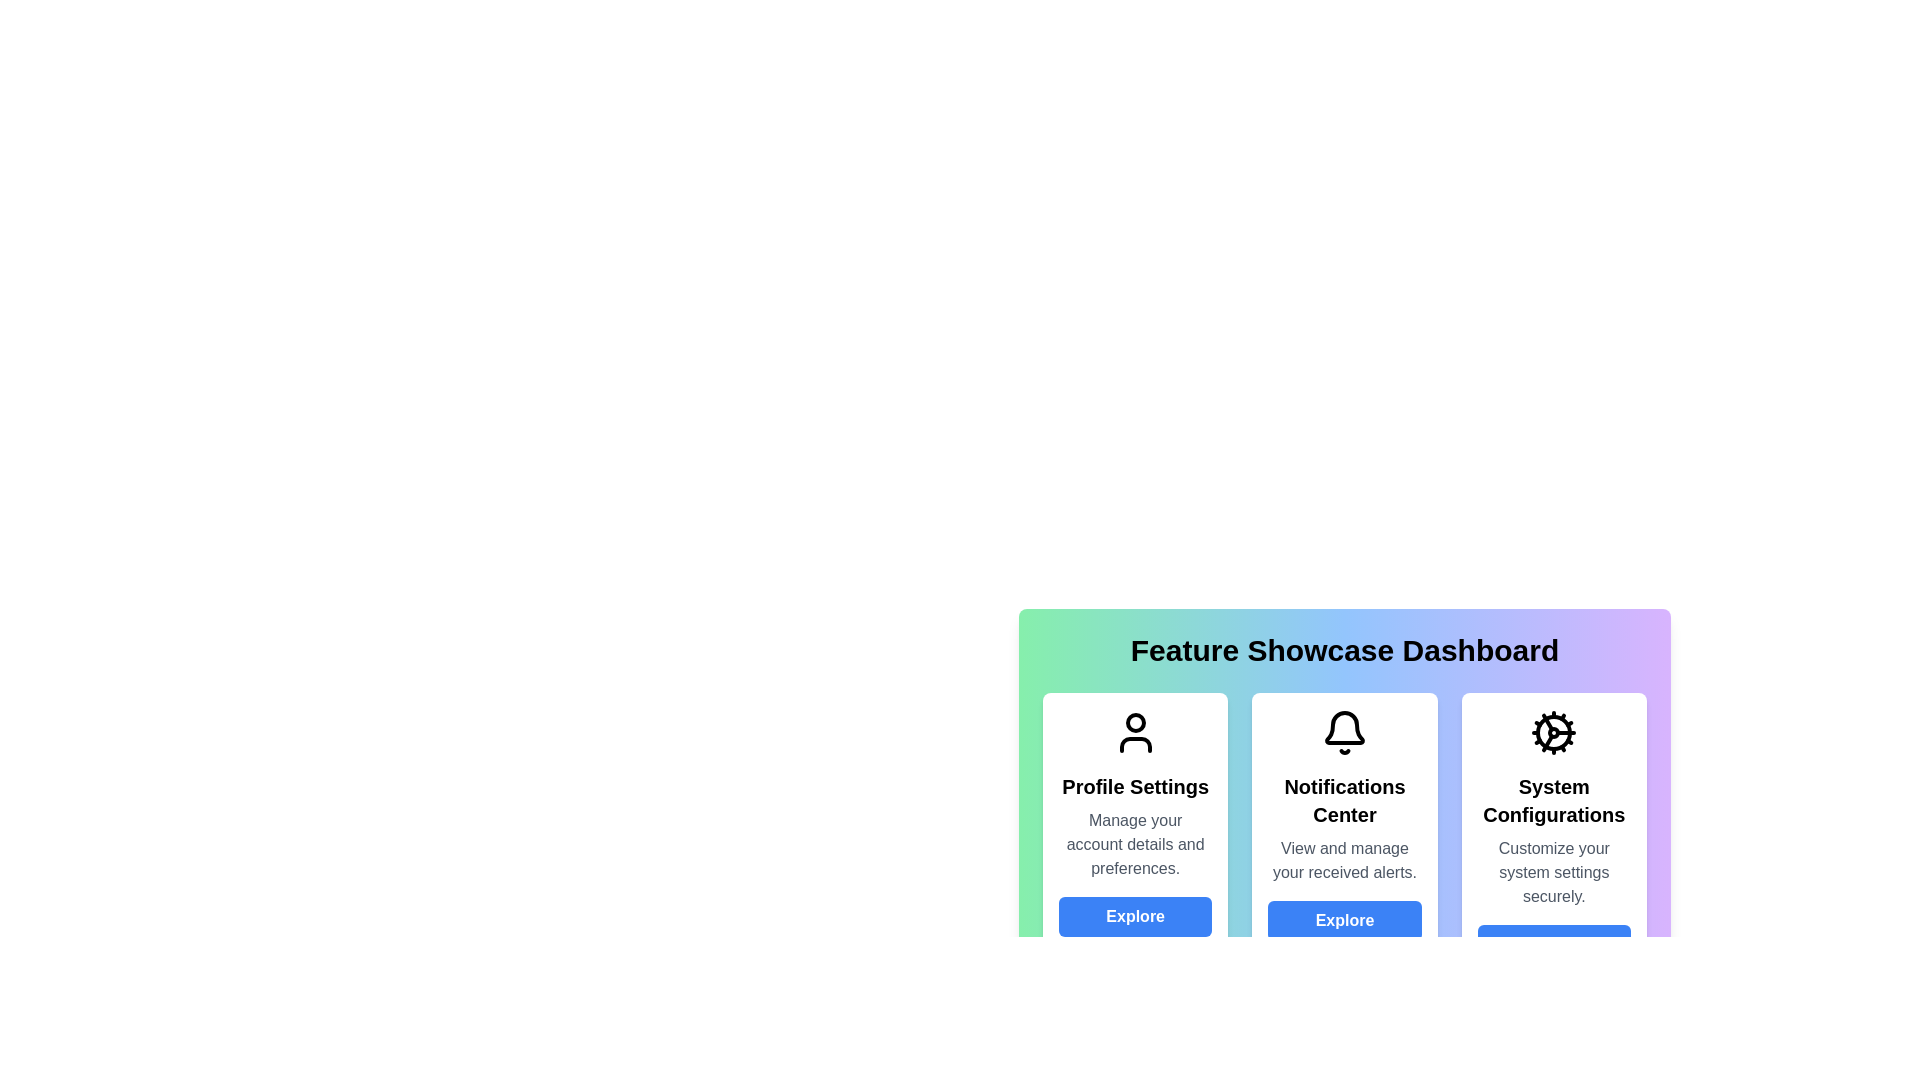  What do you see at coordinates (1553, 732) in the screenshot?
I see `the cogwheel icon representing system configurations, located at the rightmost position of the 'System Configurations' card under the 'Feature Showcase Dashboard'` at bounding box center [1553, 732].